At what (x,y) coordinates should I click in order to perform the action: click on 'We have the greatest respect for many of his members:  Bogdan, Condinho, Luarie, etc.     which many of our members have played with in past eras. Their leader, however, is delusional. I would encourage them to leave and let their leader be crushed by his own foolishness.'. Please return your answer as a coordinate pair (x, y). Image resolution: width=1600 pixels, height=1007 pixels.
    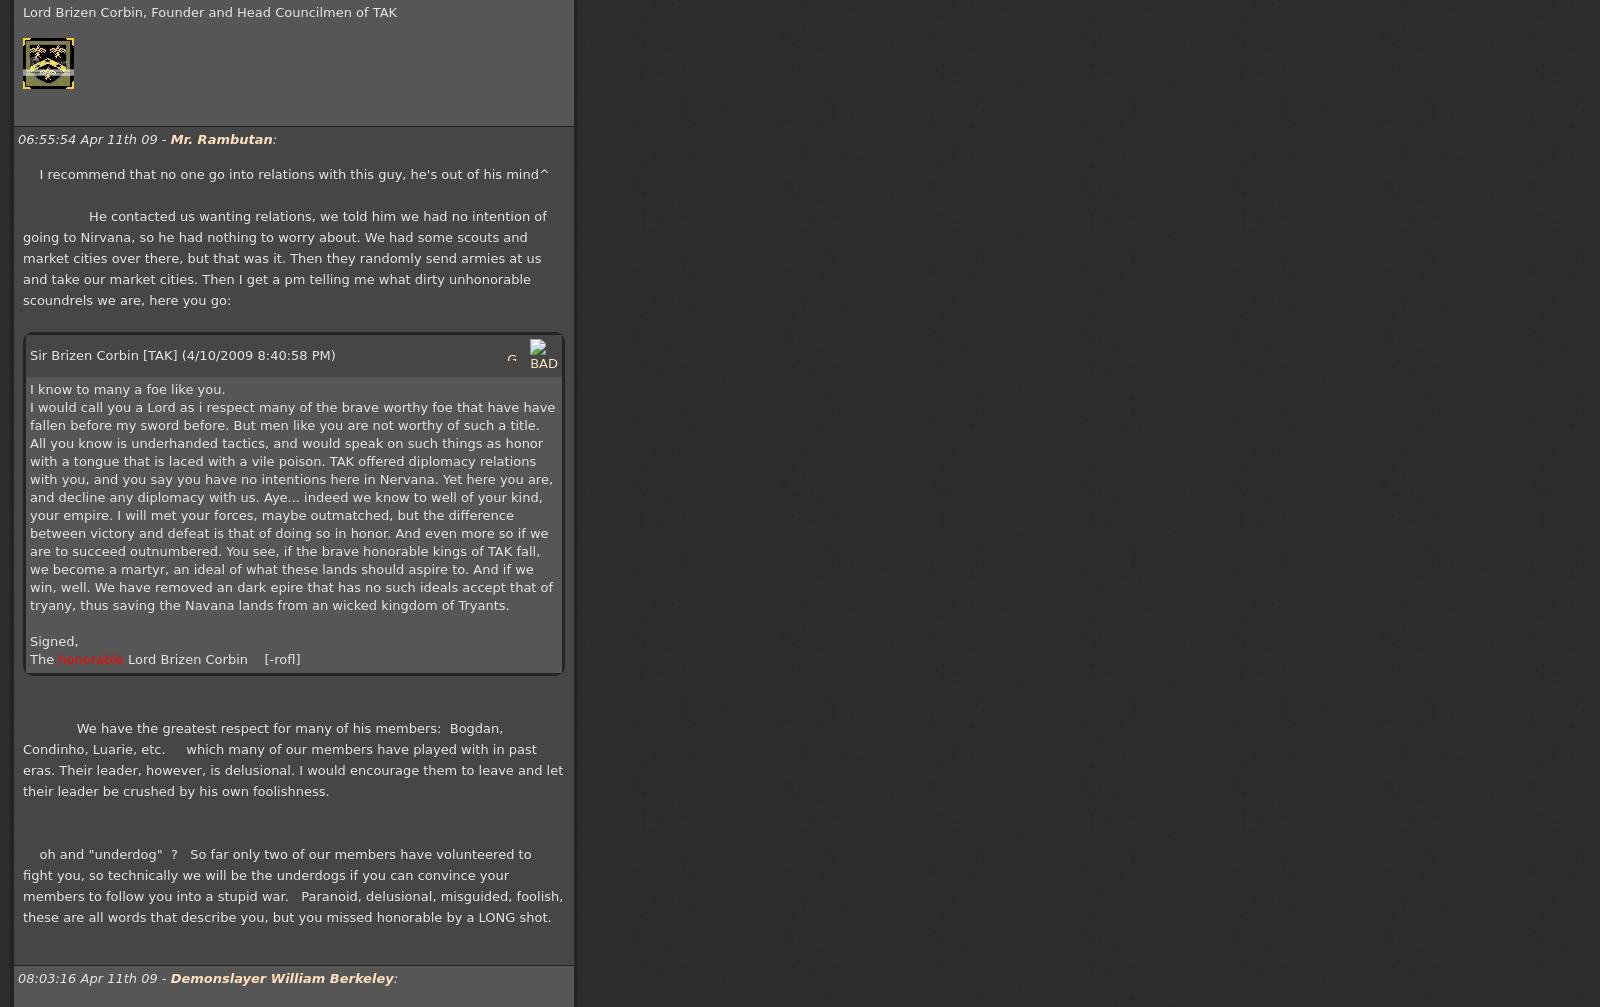
    Looking at the image, I should click on (292, 758).